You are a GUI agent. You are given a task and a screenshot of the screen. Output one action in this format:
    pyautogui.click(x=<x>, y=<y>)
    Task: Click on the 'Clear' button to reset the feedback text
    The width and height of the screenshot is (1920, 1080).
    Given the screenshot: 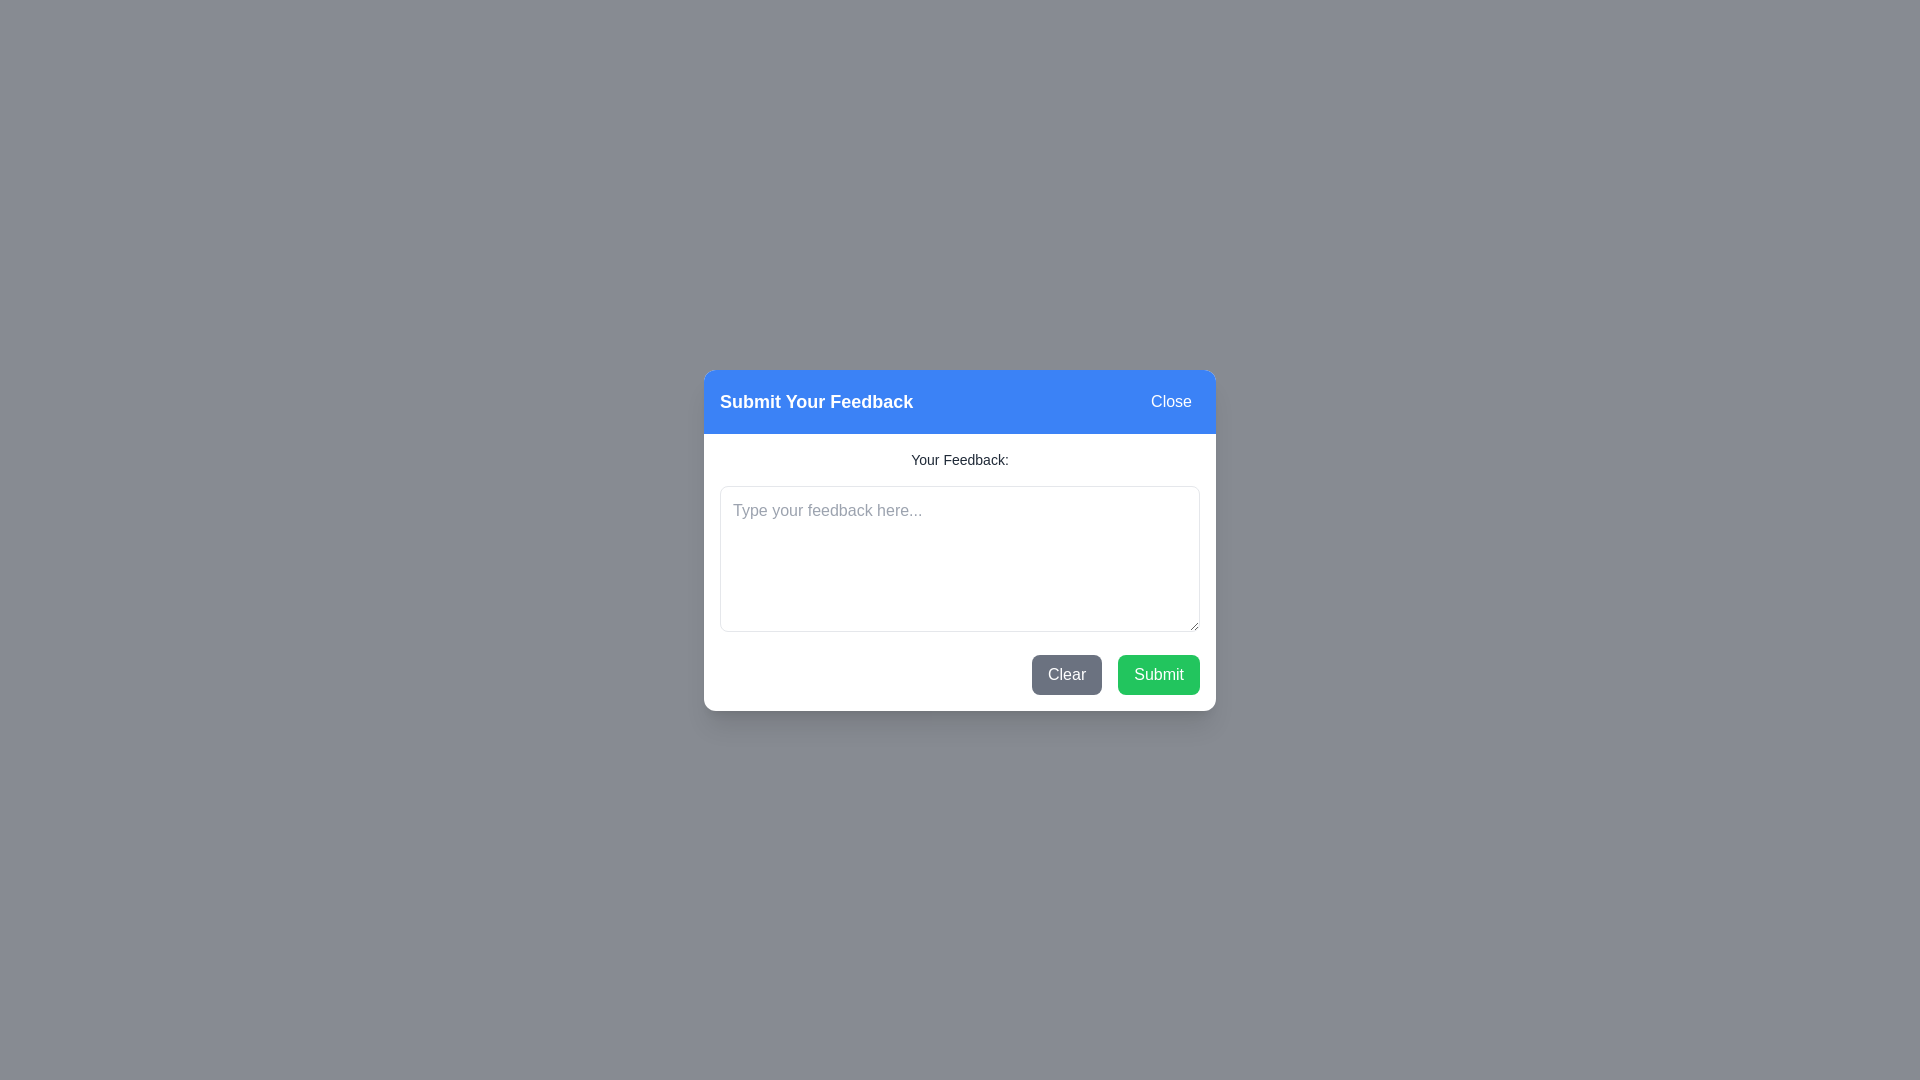 What is the action you would take?
    pyautogui.click(x=1066, y=674)
    